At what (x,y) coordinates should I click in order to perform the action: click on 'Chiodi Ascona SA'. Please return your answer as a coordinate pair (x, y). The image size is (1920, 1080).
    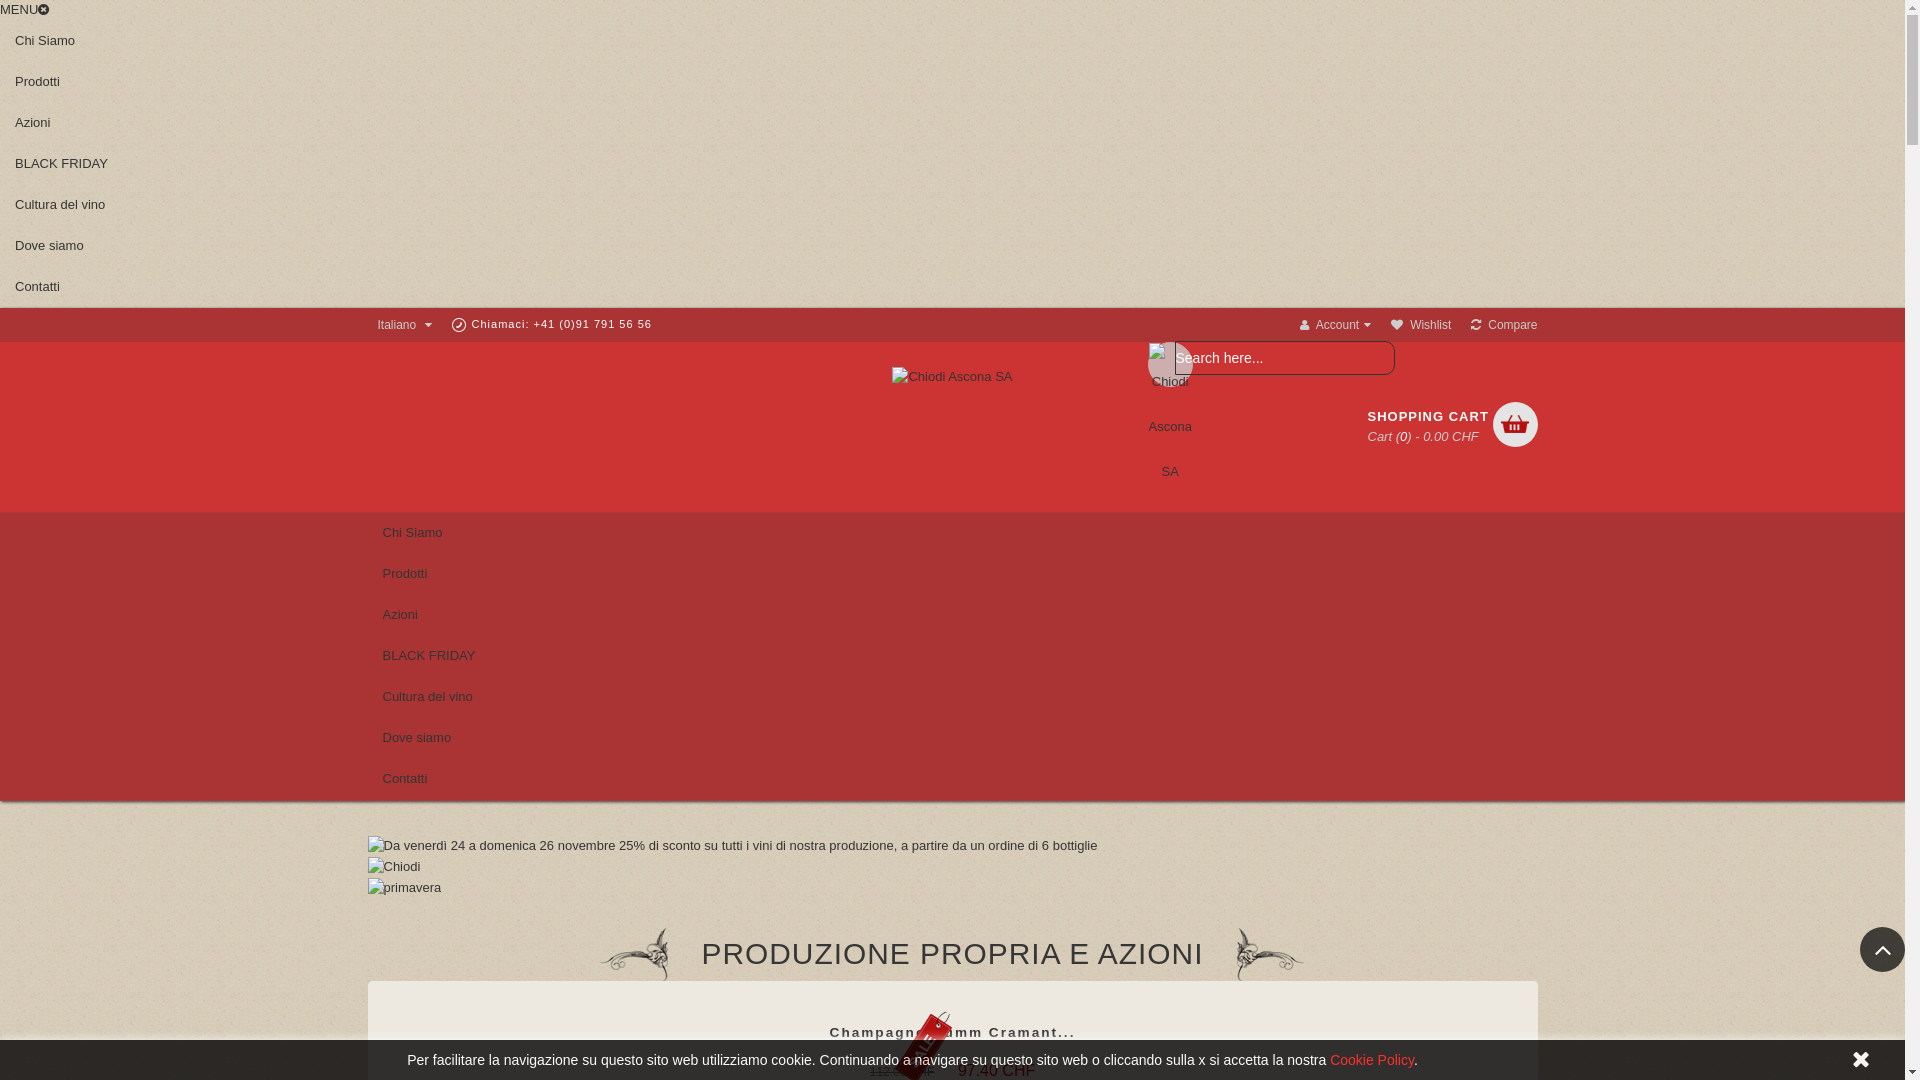
    Looking at the image, I should click on (950, 377).